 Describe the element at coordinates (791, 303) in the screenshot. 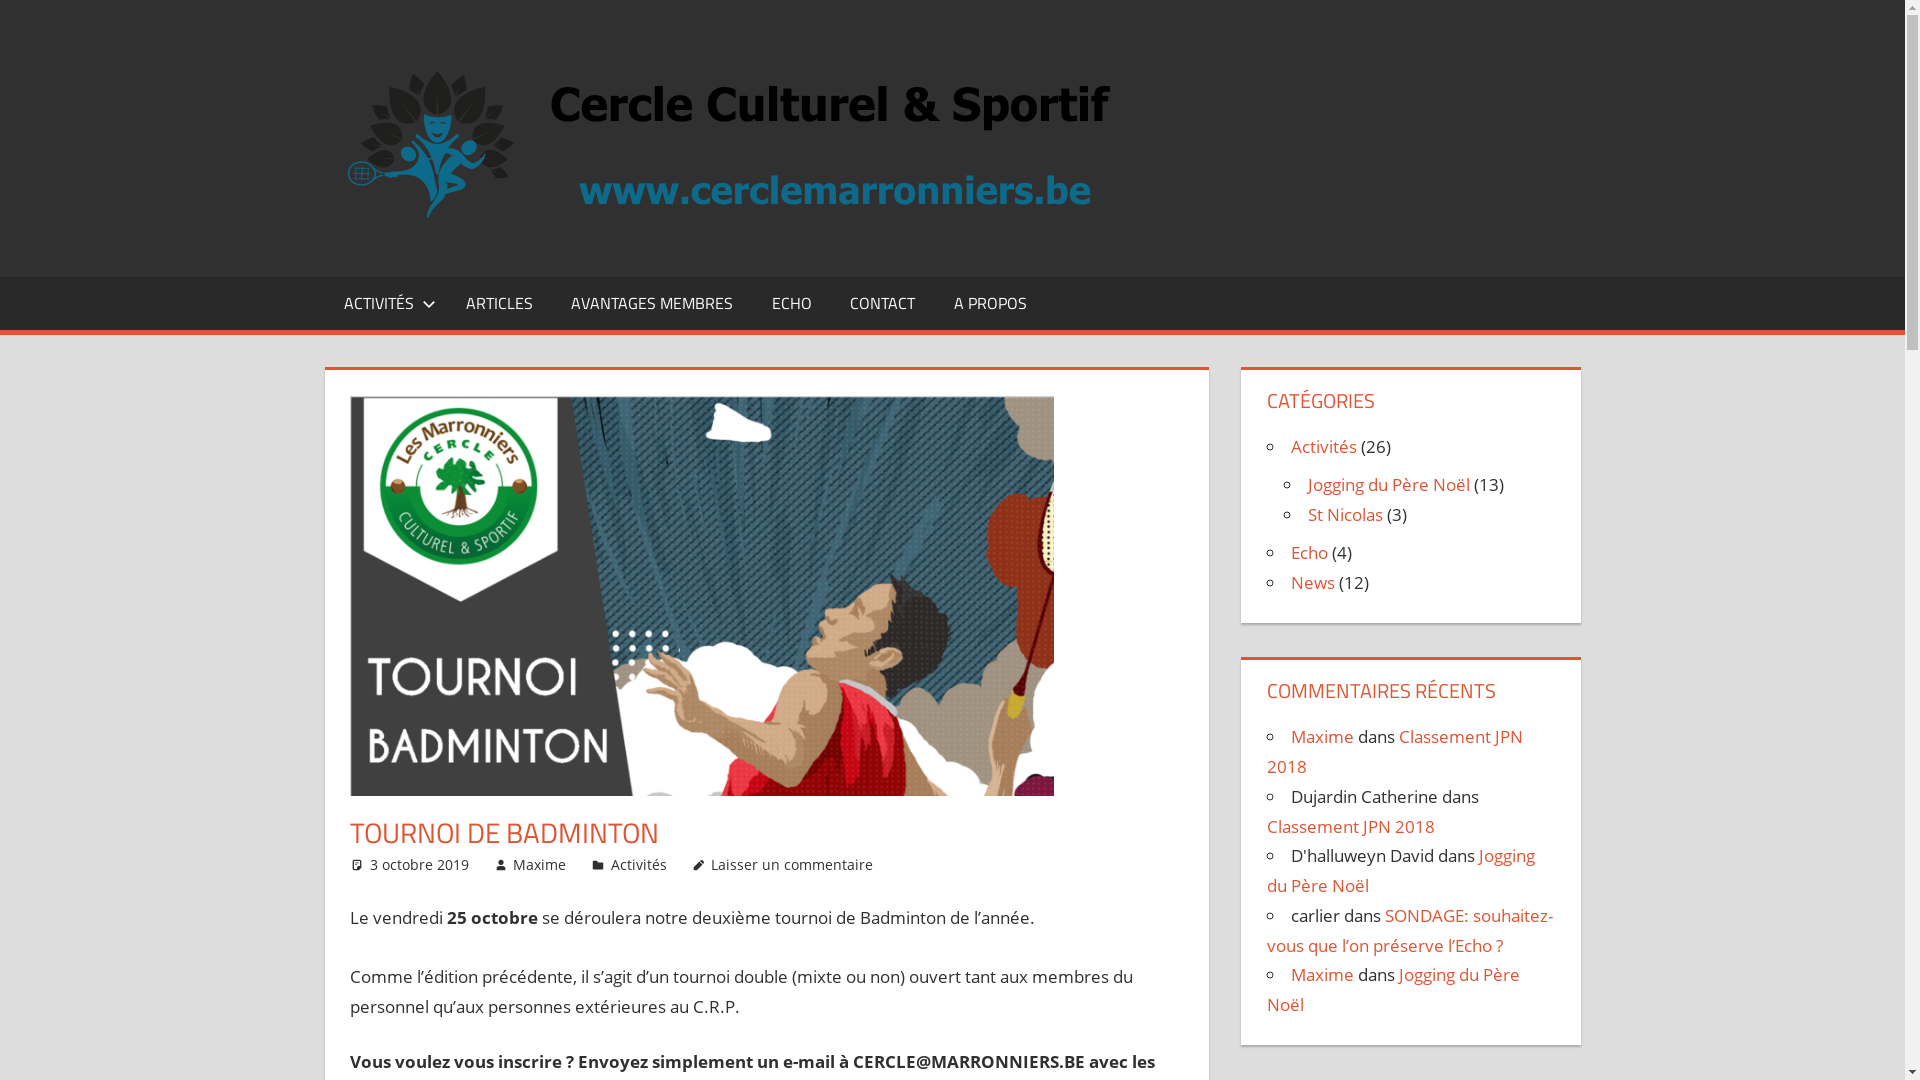

I see `'ECHO'` at that location.